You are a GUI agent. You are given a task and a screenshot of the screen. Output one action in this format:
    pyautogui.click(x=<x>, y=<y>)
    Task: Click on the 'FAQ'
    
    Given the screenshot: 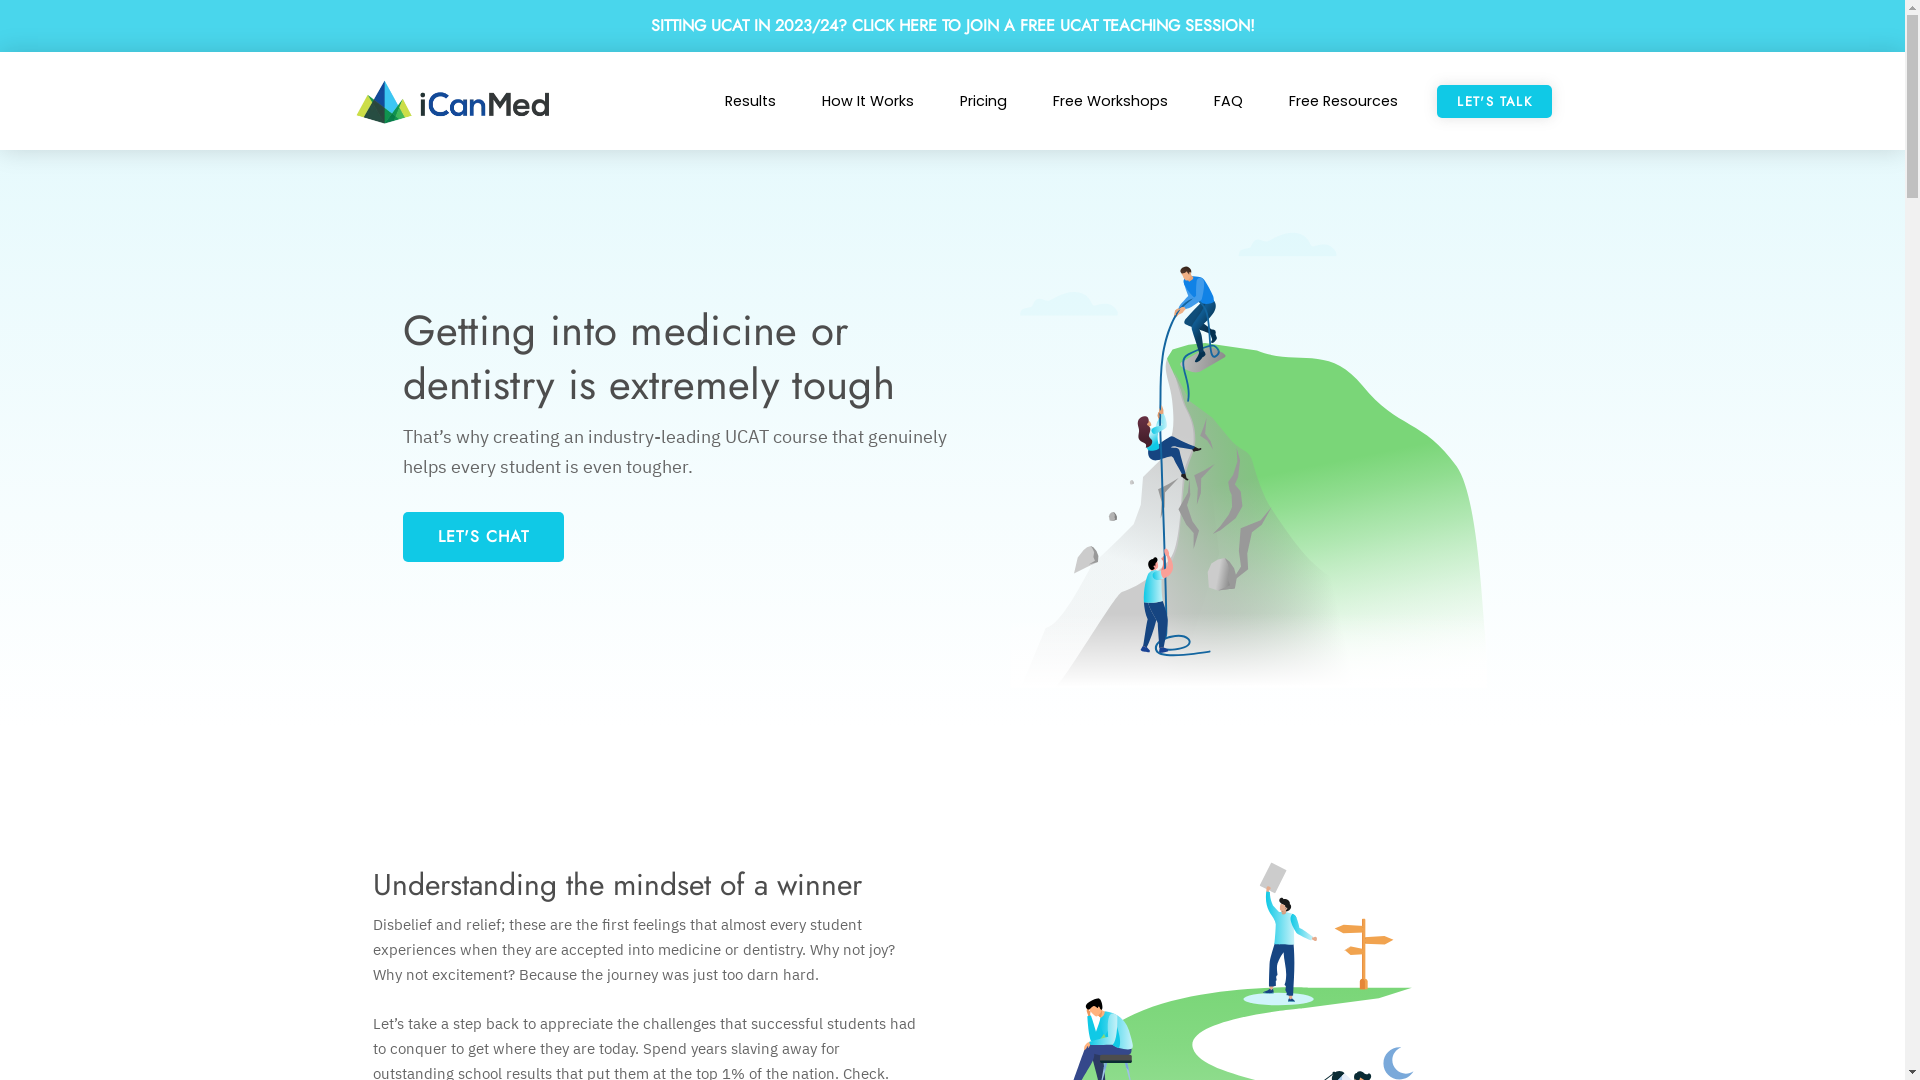 What is the action you would take?
    pyautogui.click(x=1194, y=100)
    